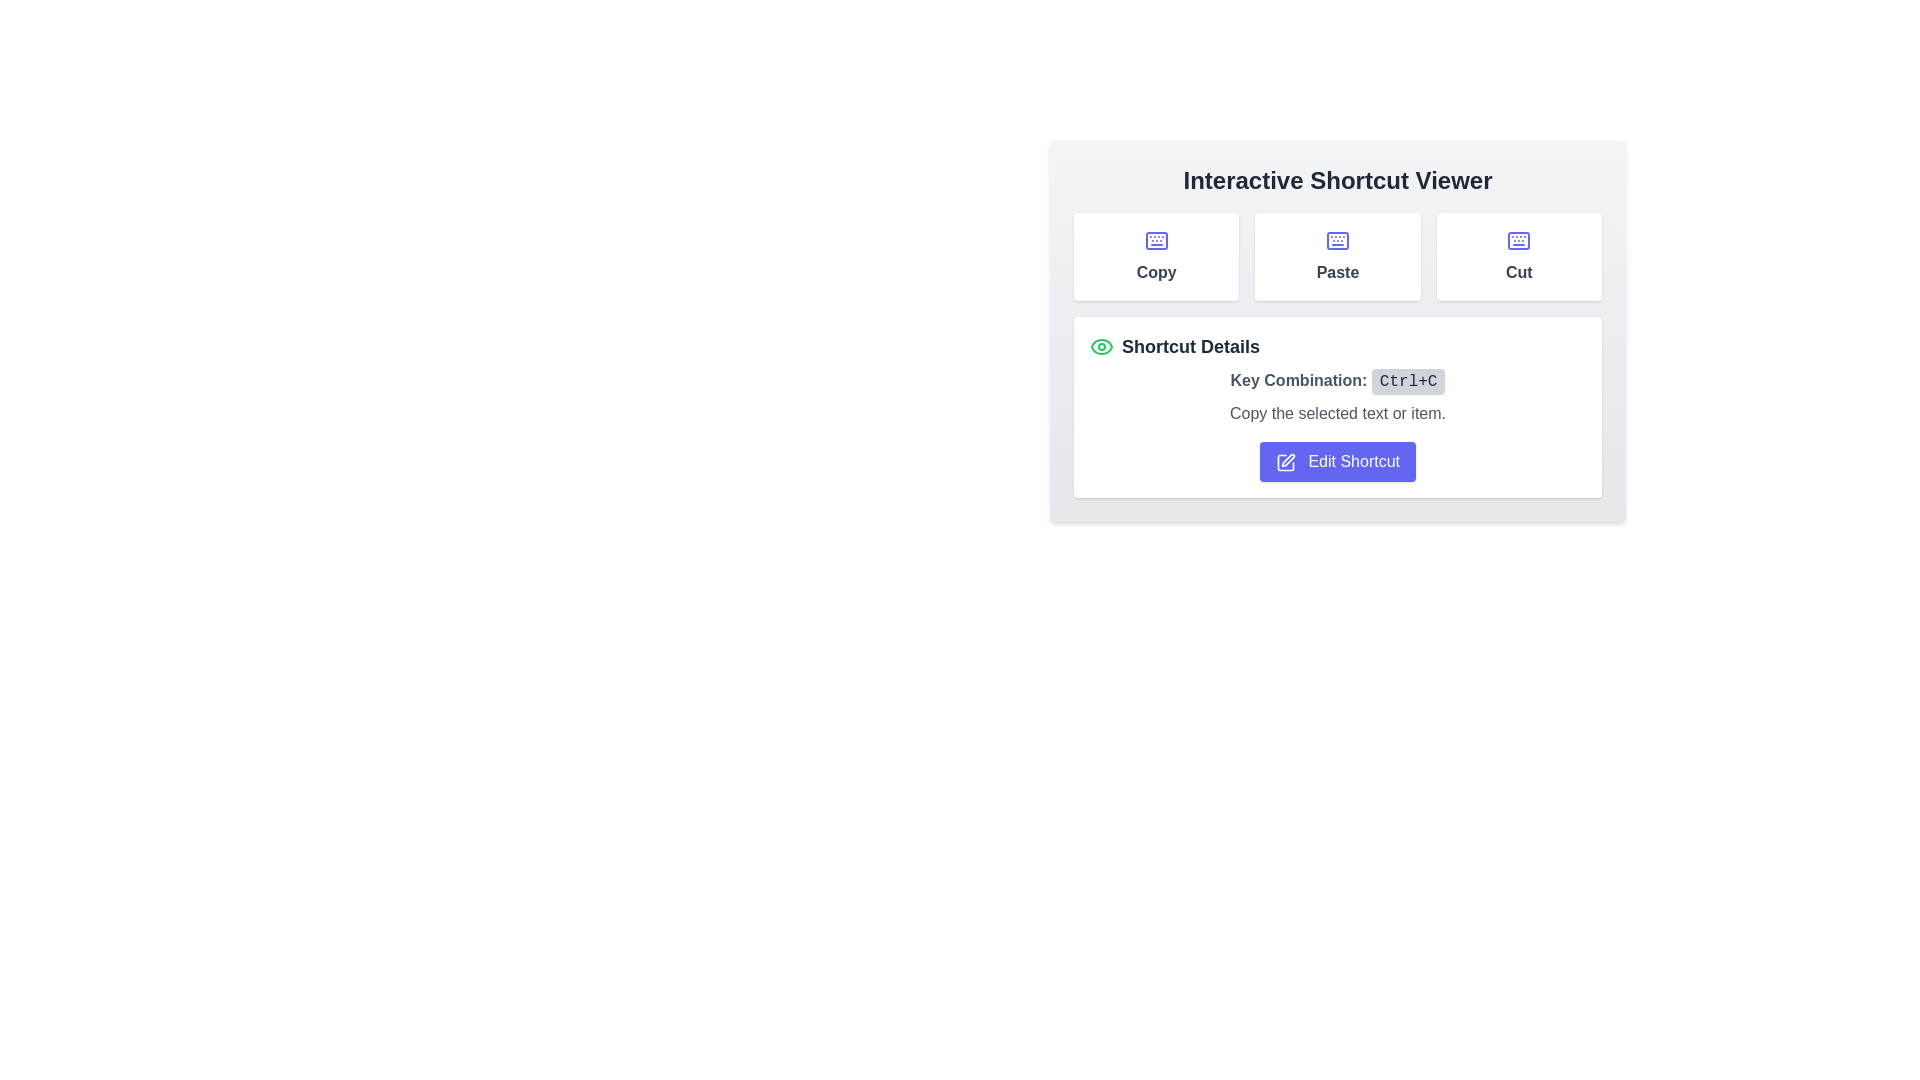 Image resolution: width=1920 pixels, height=1080 pixels. Describe the element at coordinates (1156, 273) in the screenshot. I see `the 'Copy' text label, which indicates the action performed by the button when activated, located at the leftmost position of a three-option row (Copy, Paste, Cut) at the top section of the interface` at that location.